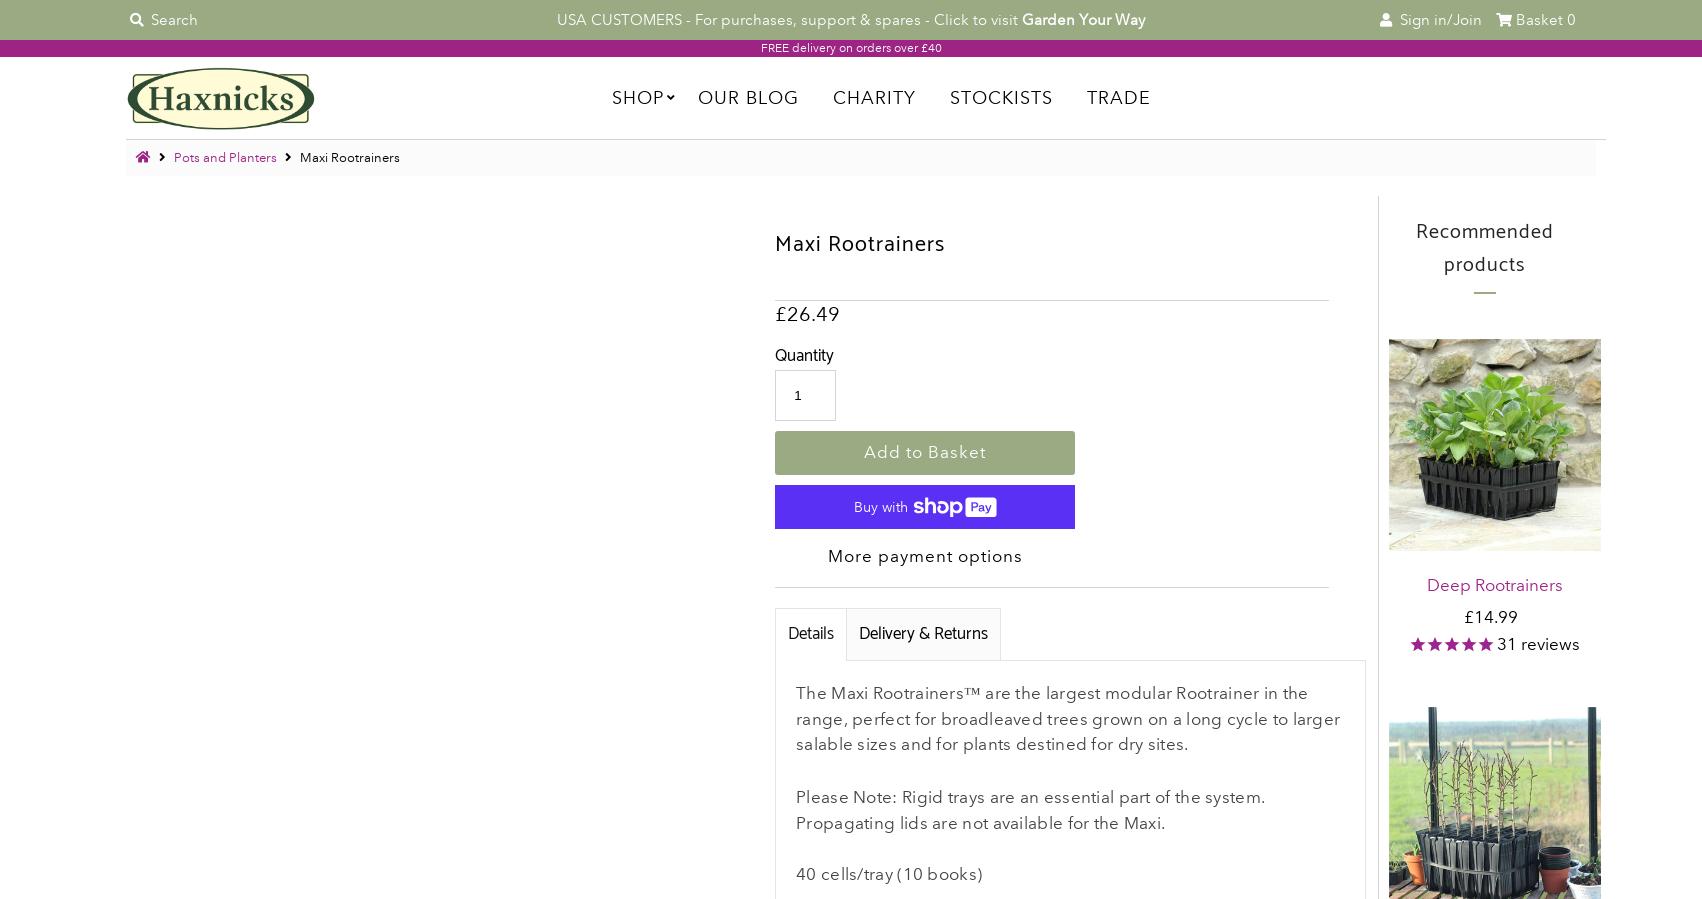  Describe the element at coordinates (803, 355) in the screenshot. I see `'Quantity'` at that location.